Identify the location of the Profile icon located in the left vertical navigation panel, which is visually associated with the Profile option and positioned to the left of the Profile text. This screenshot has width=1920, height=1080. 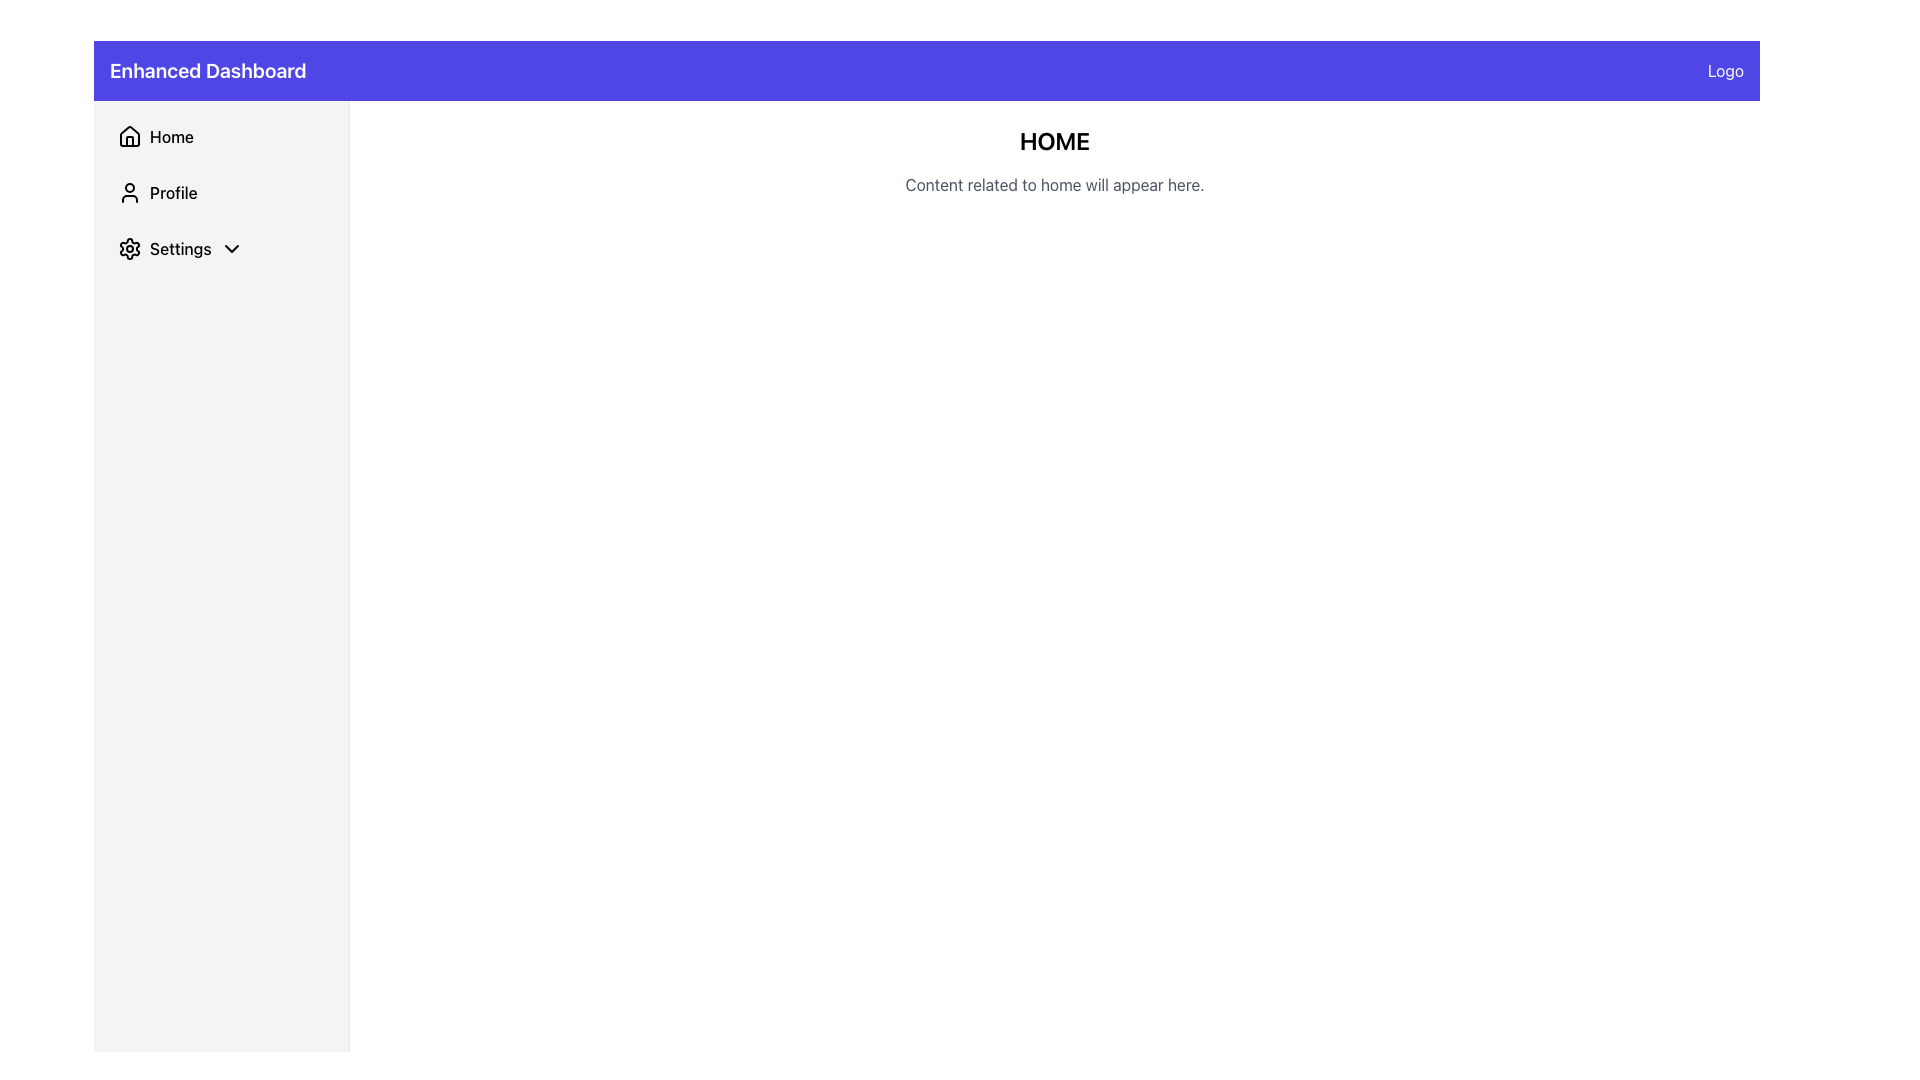
(128, 192).